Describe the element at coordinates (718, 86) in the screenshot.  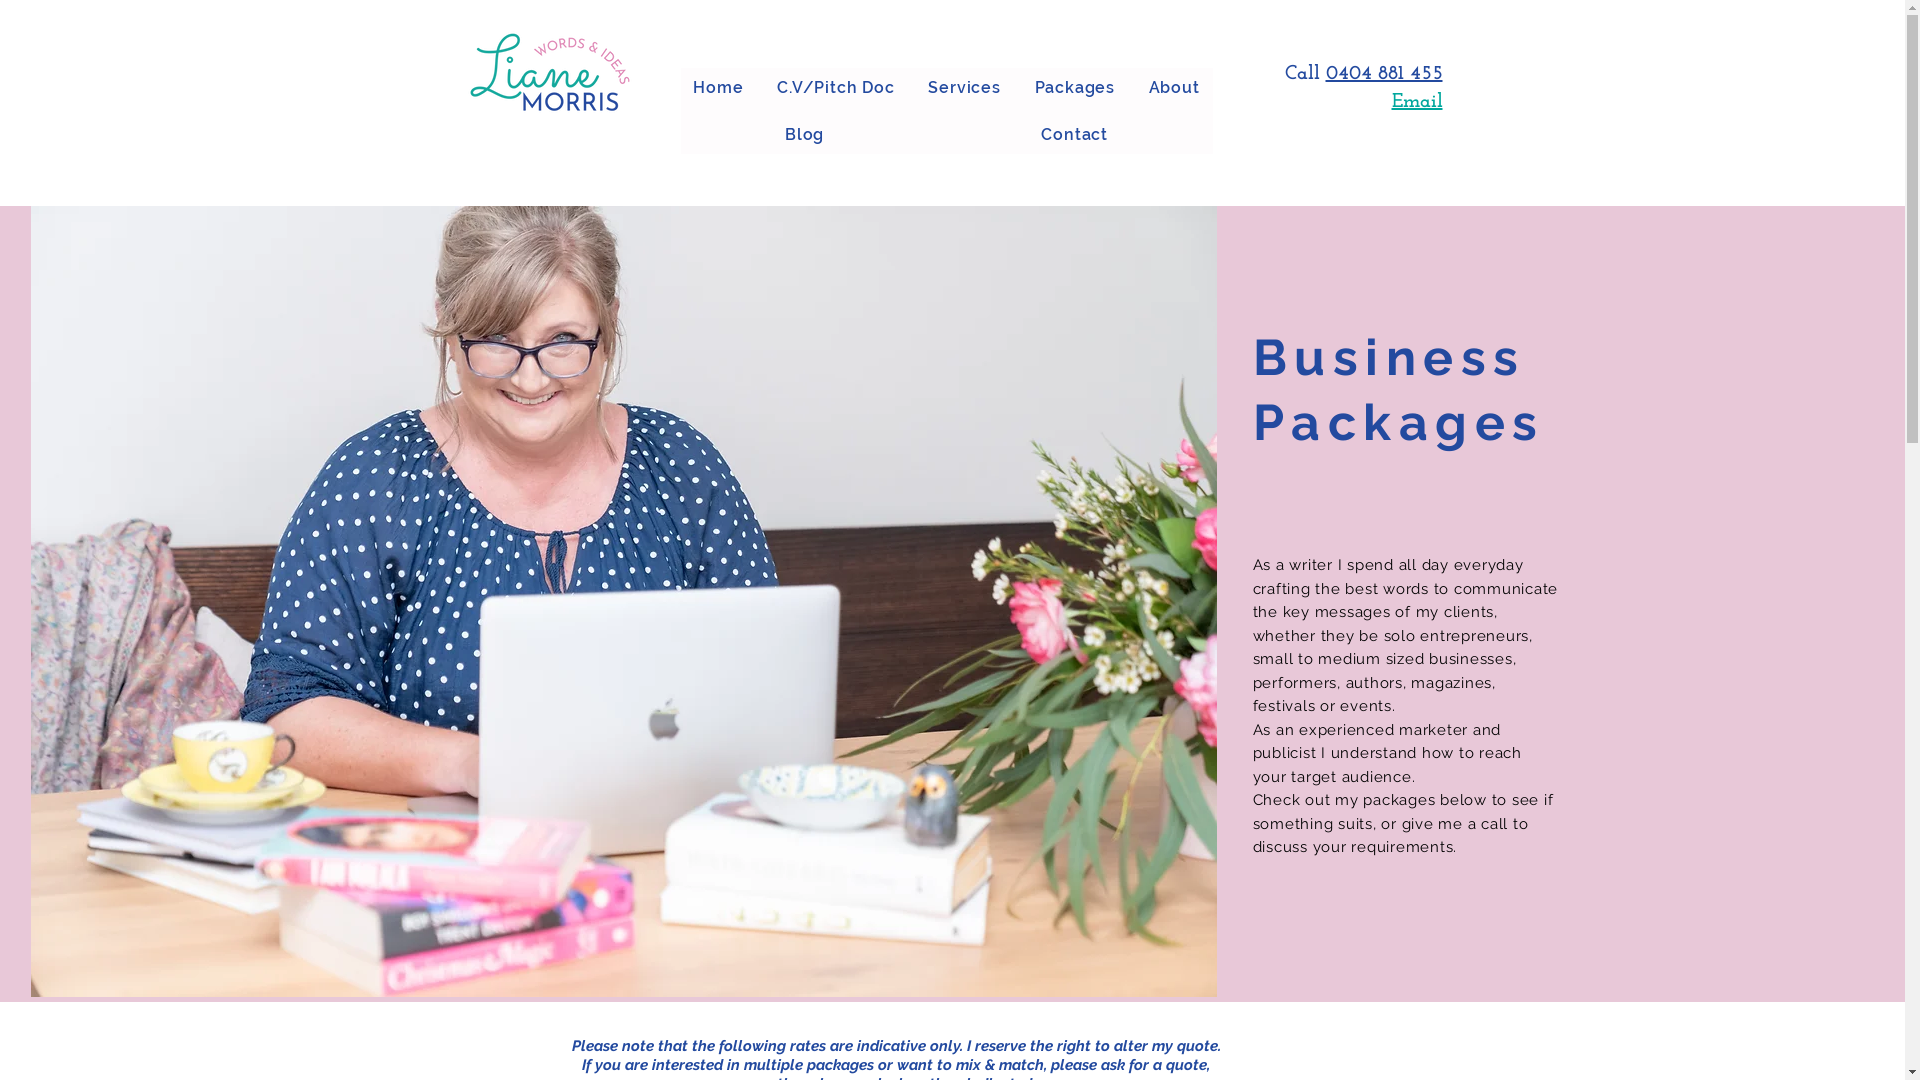
I see `'Home'` at that location.